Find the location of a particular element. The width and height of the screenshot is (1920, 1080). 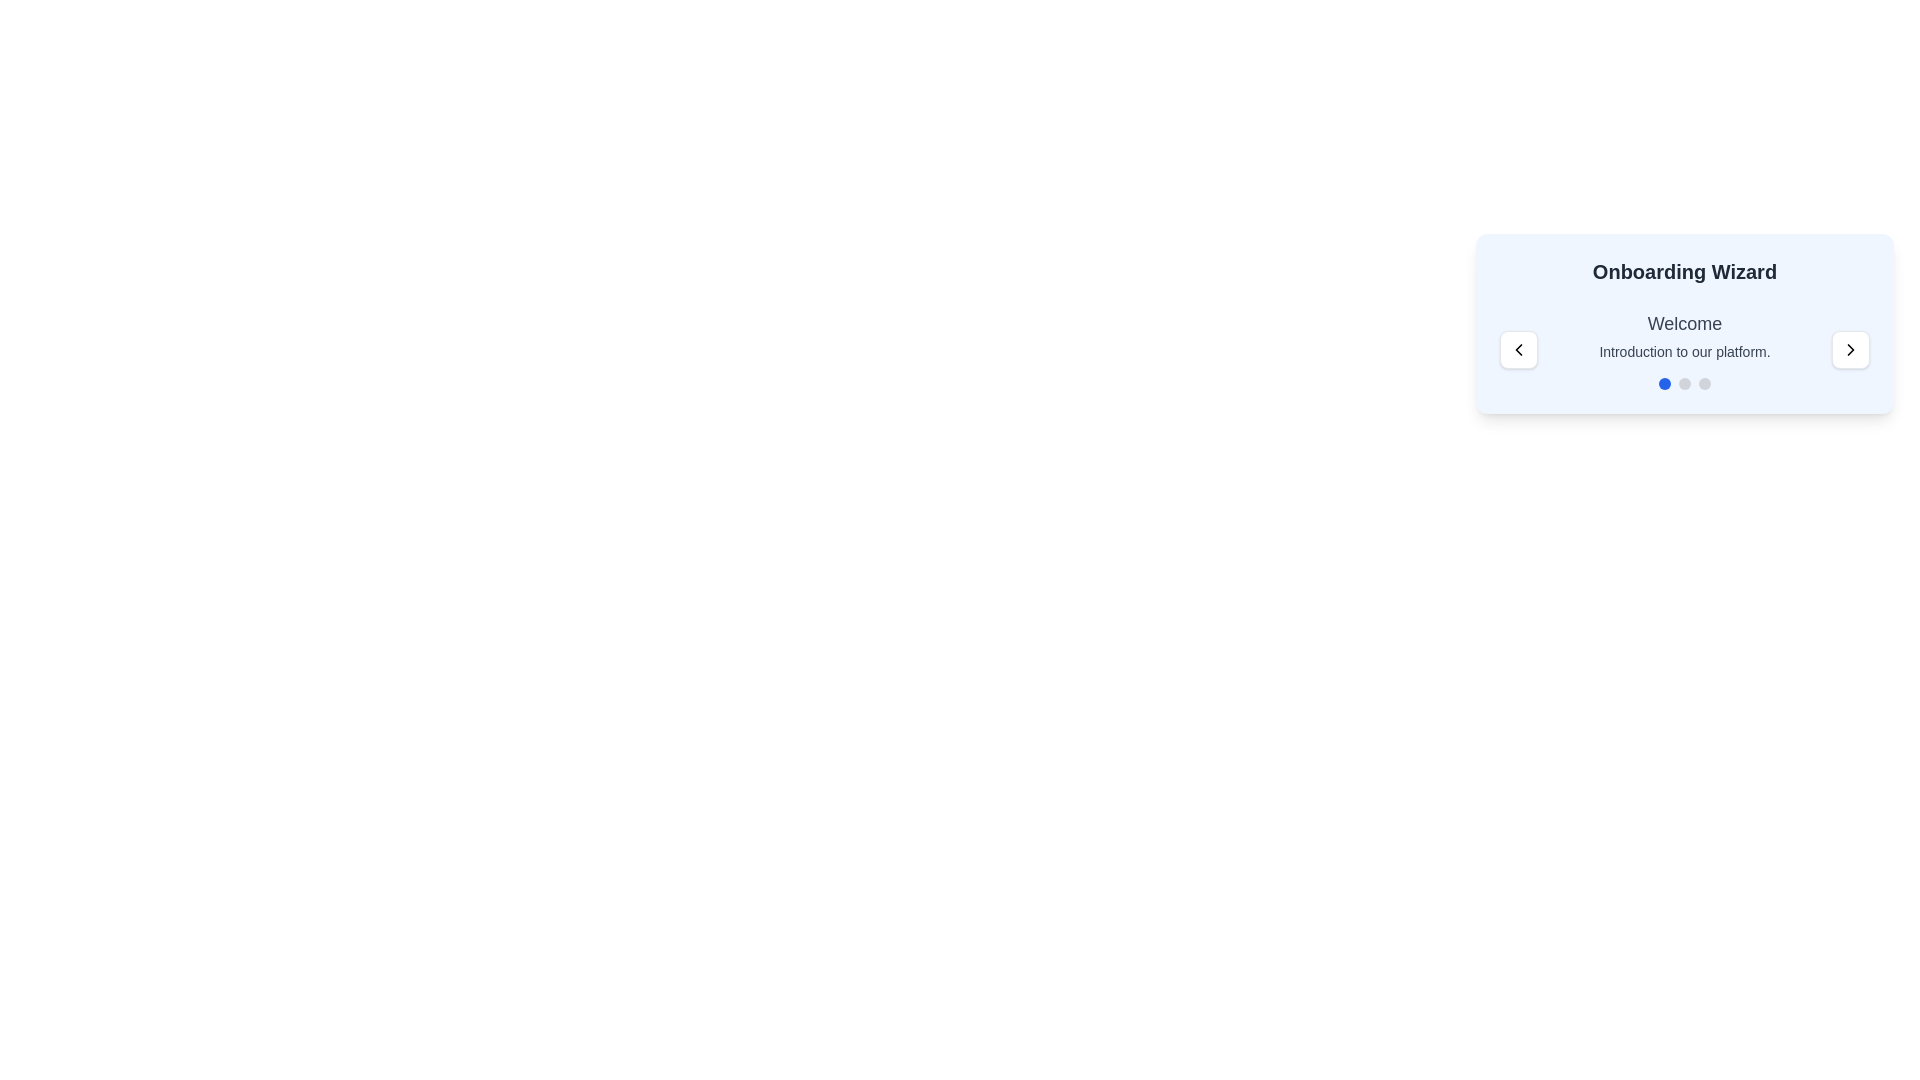

the second visual navigation indicator dot within the 'Onboarding Wizard' UI card is located at coordinates (1683, 384).